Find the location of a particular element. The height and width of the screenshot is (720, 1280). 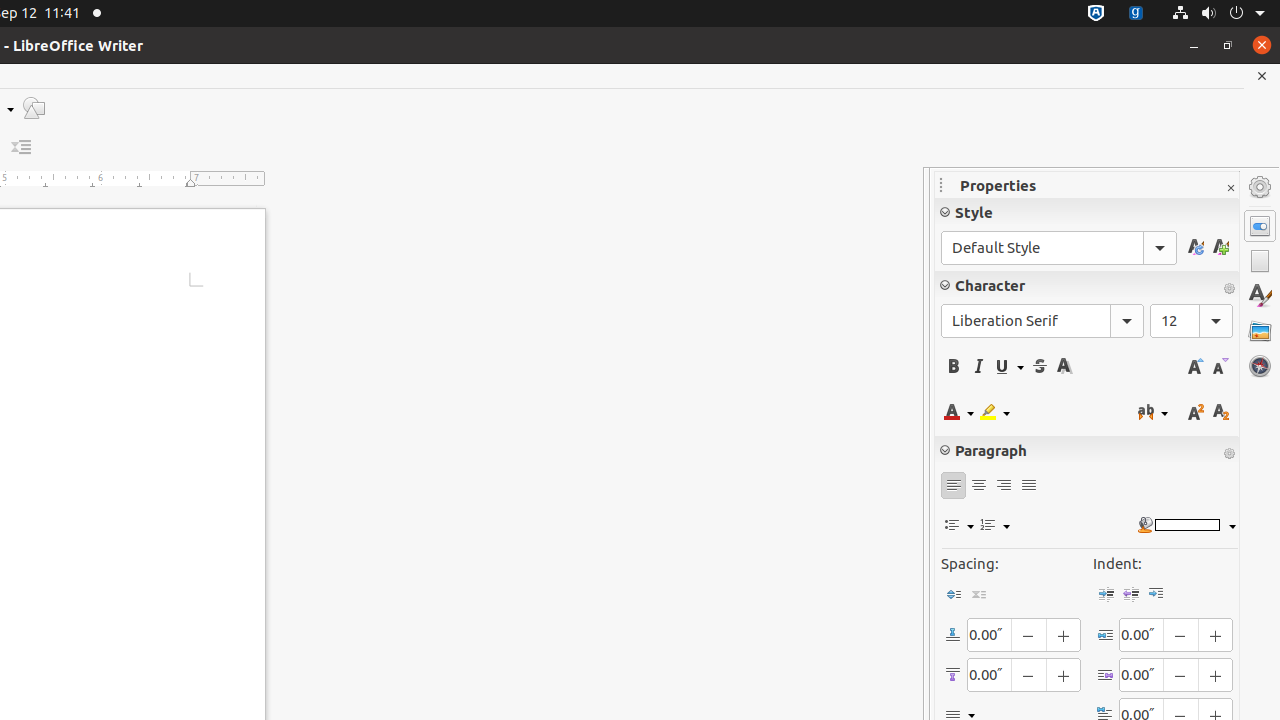

'Close Sidebar Deck' is located at coordinates (1229, 188).